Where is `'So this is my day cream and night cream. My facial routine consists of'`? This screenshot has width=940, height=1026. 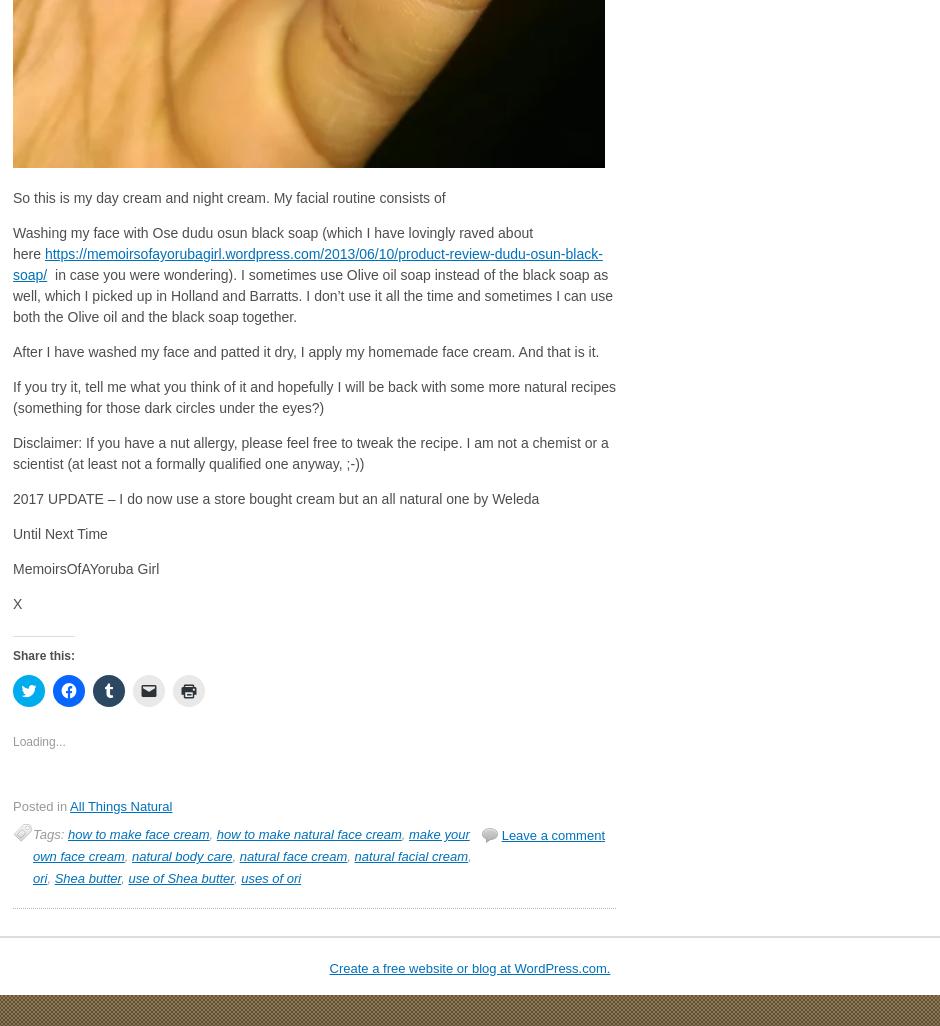 'So this is my day cream and night cream. My facial routine consists of' is located at coordinates (227, 197).